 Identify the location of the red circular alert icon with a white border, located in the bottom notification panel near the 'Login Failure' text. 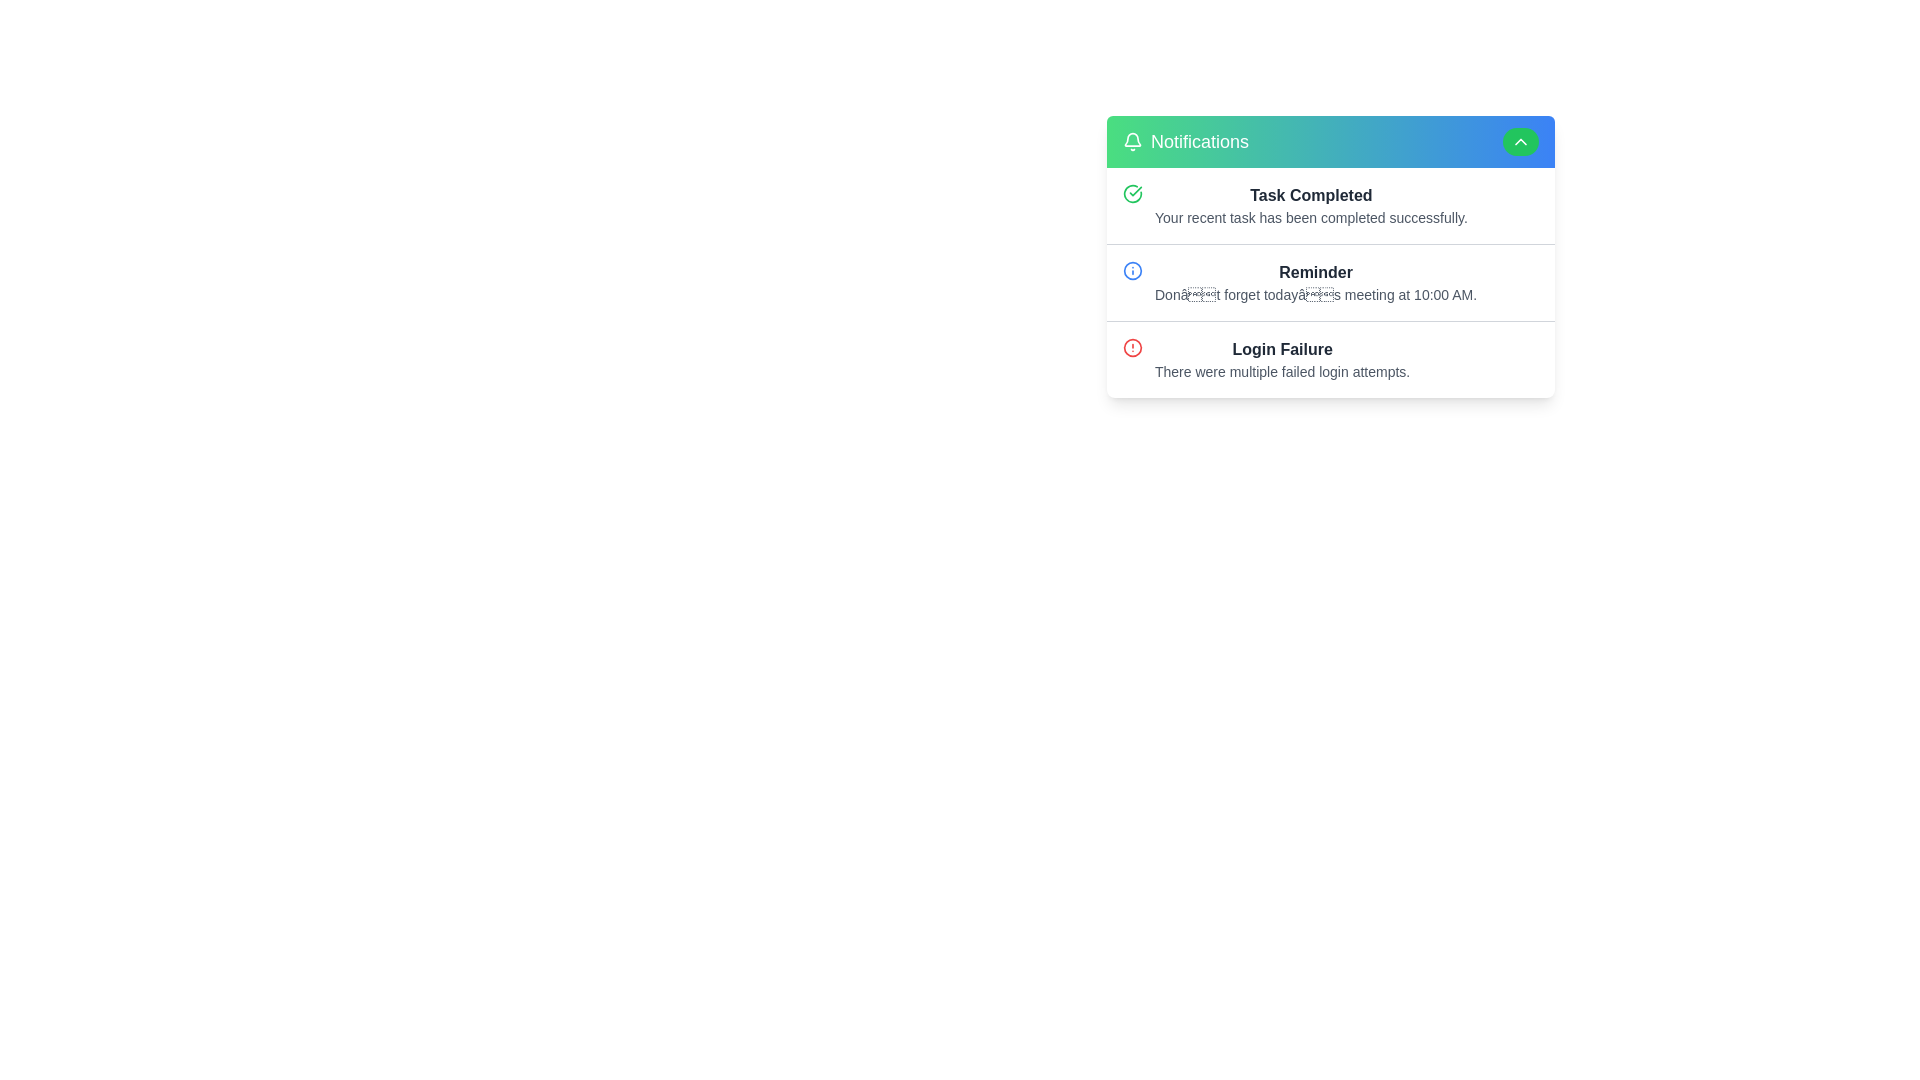
(1132, 346).